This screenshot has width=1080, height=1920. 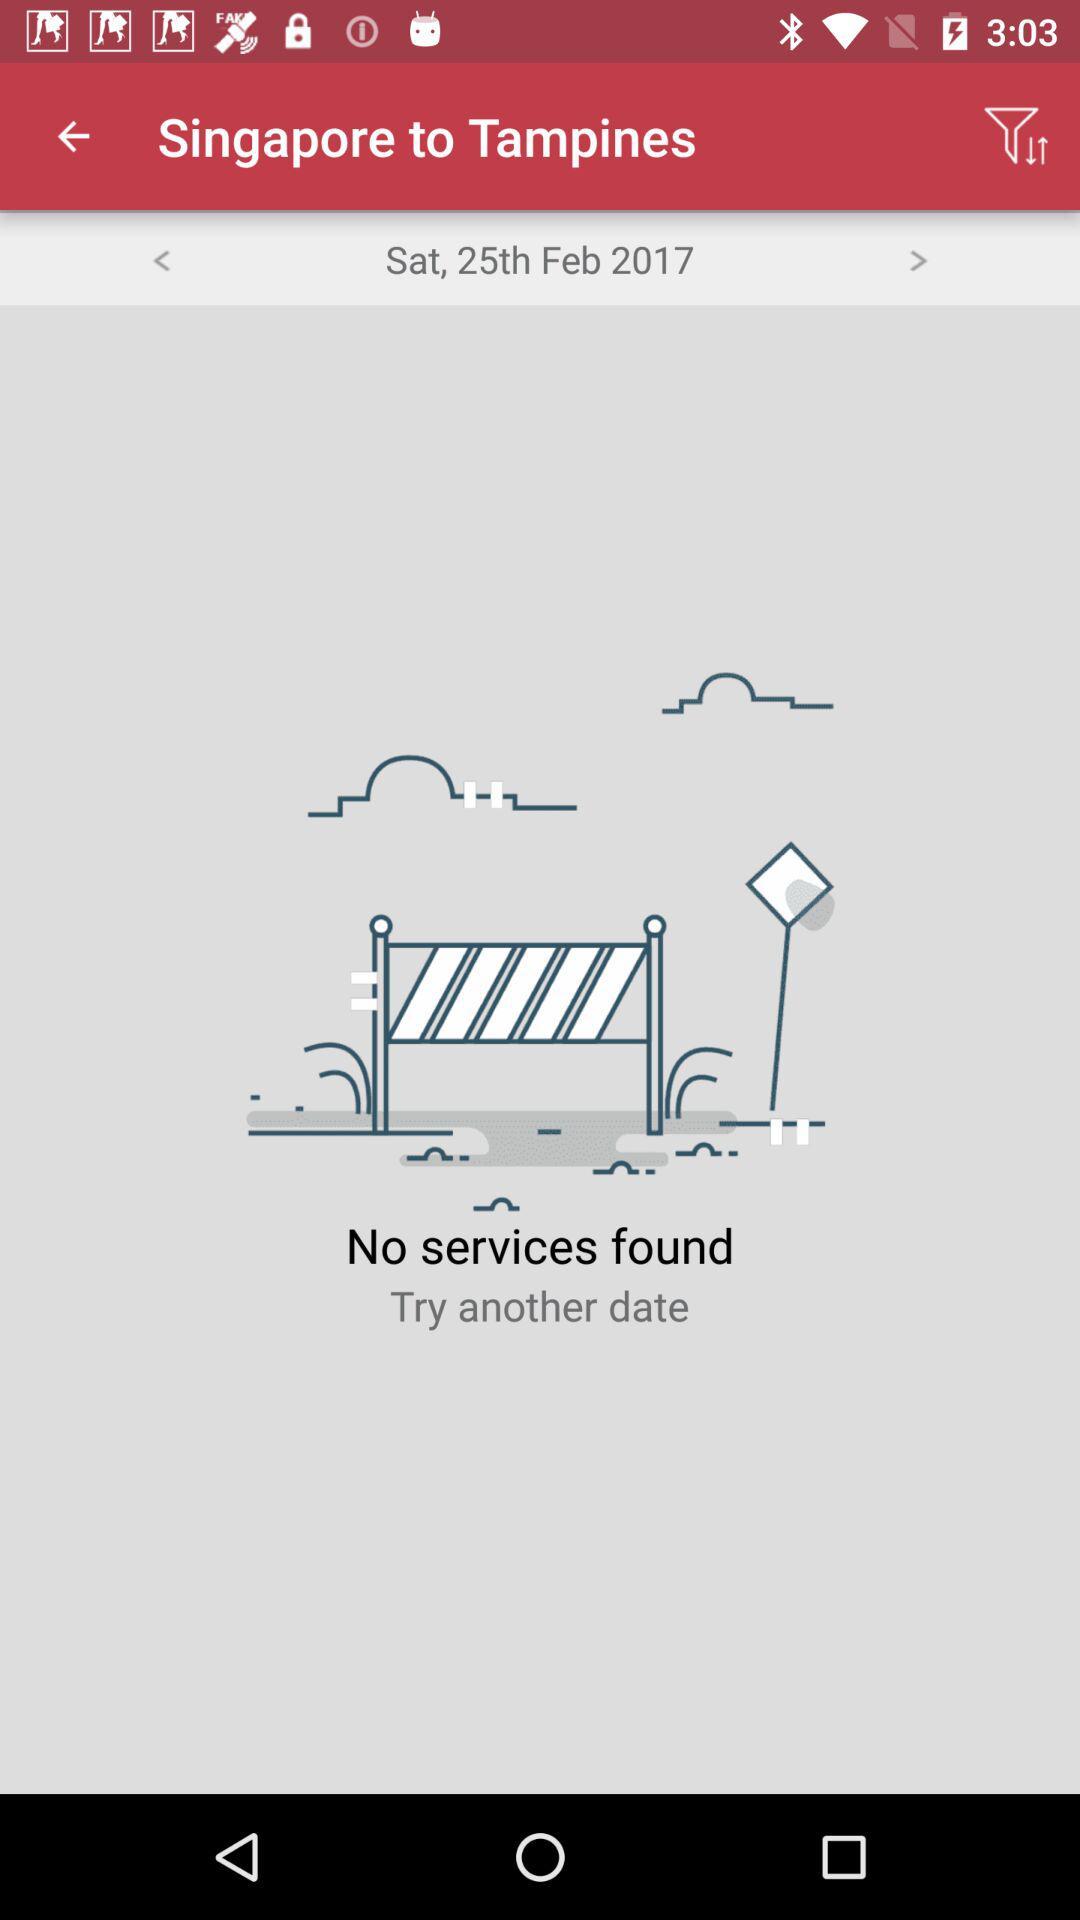 I want to click on previous day, so click(x=159, y=257).